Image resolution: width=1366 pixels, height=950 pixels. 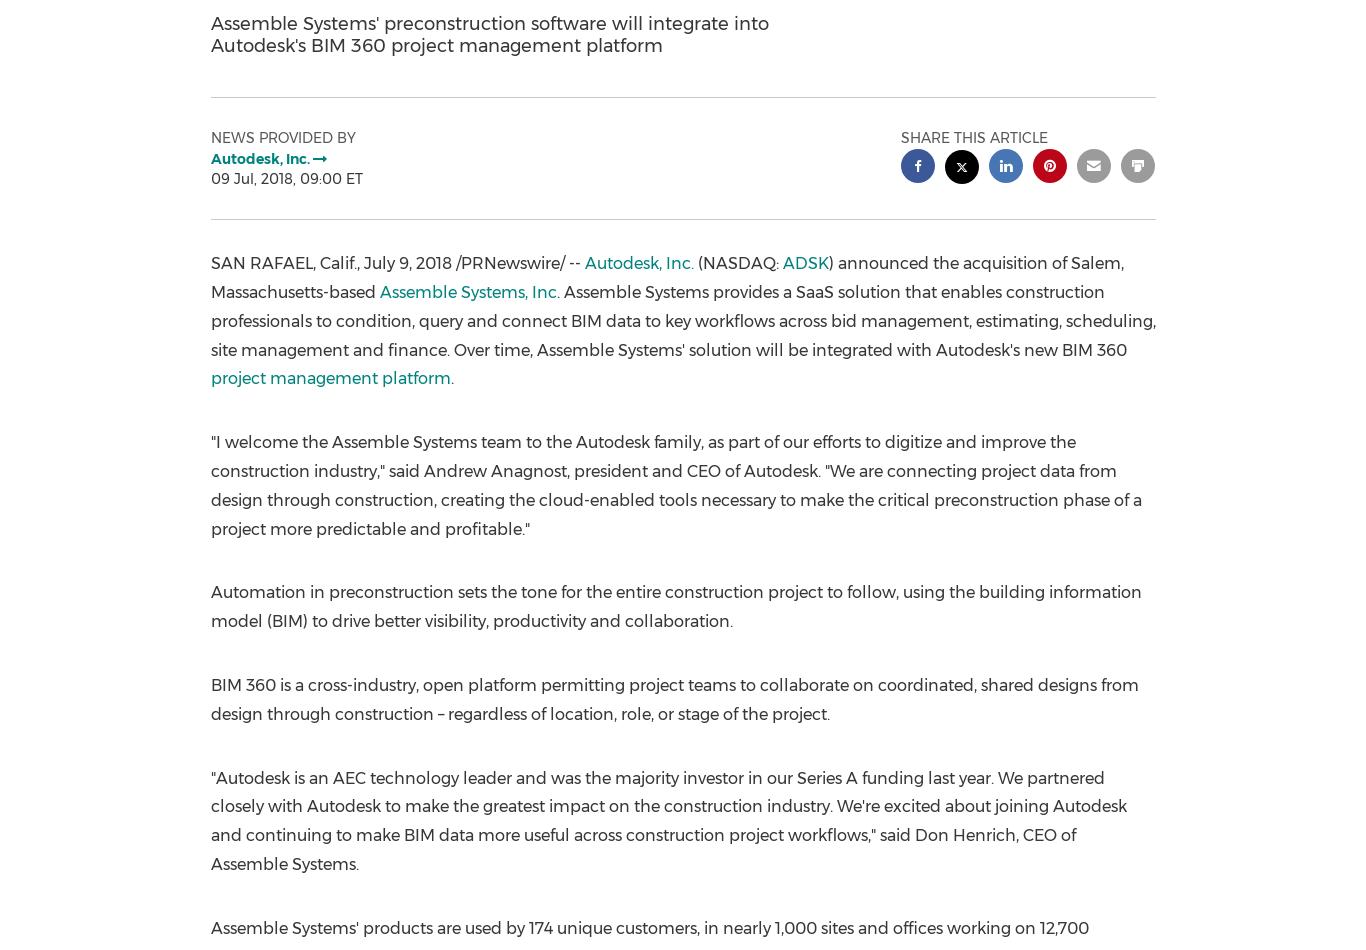 What do you see at coordinates (349, 290) in the screenshot?
I see `'-based'` at bounding box center [349, 290].